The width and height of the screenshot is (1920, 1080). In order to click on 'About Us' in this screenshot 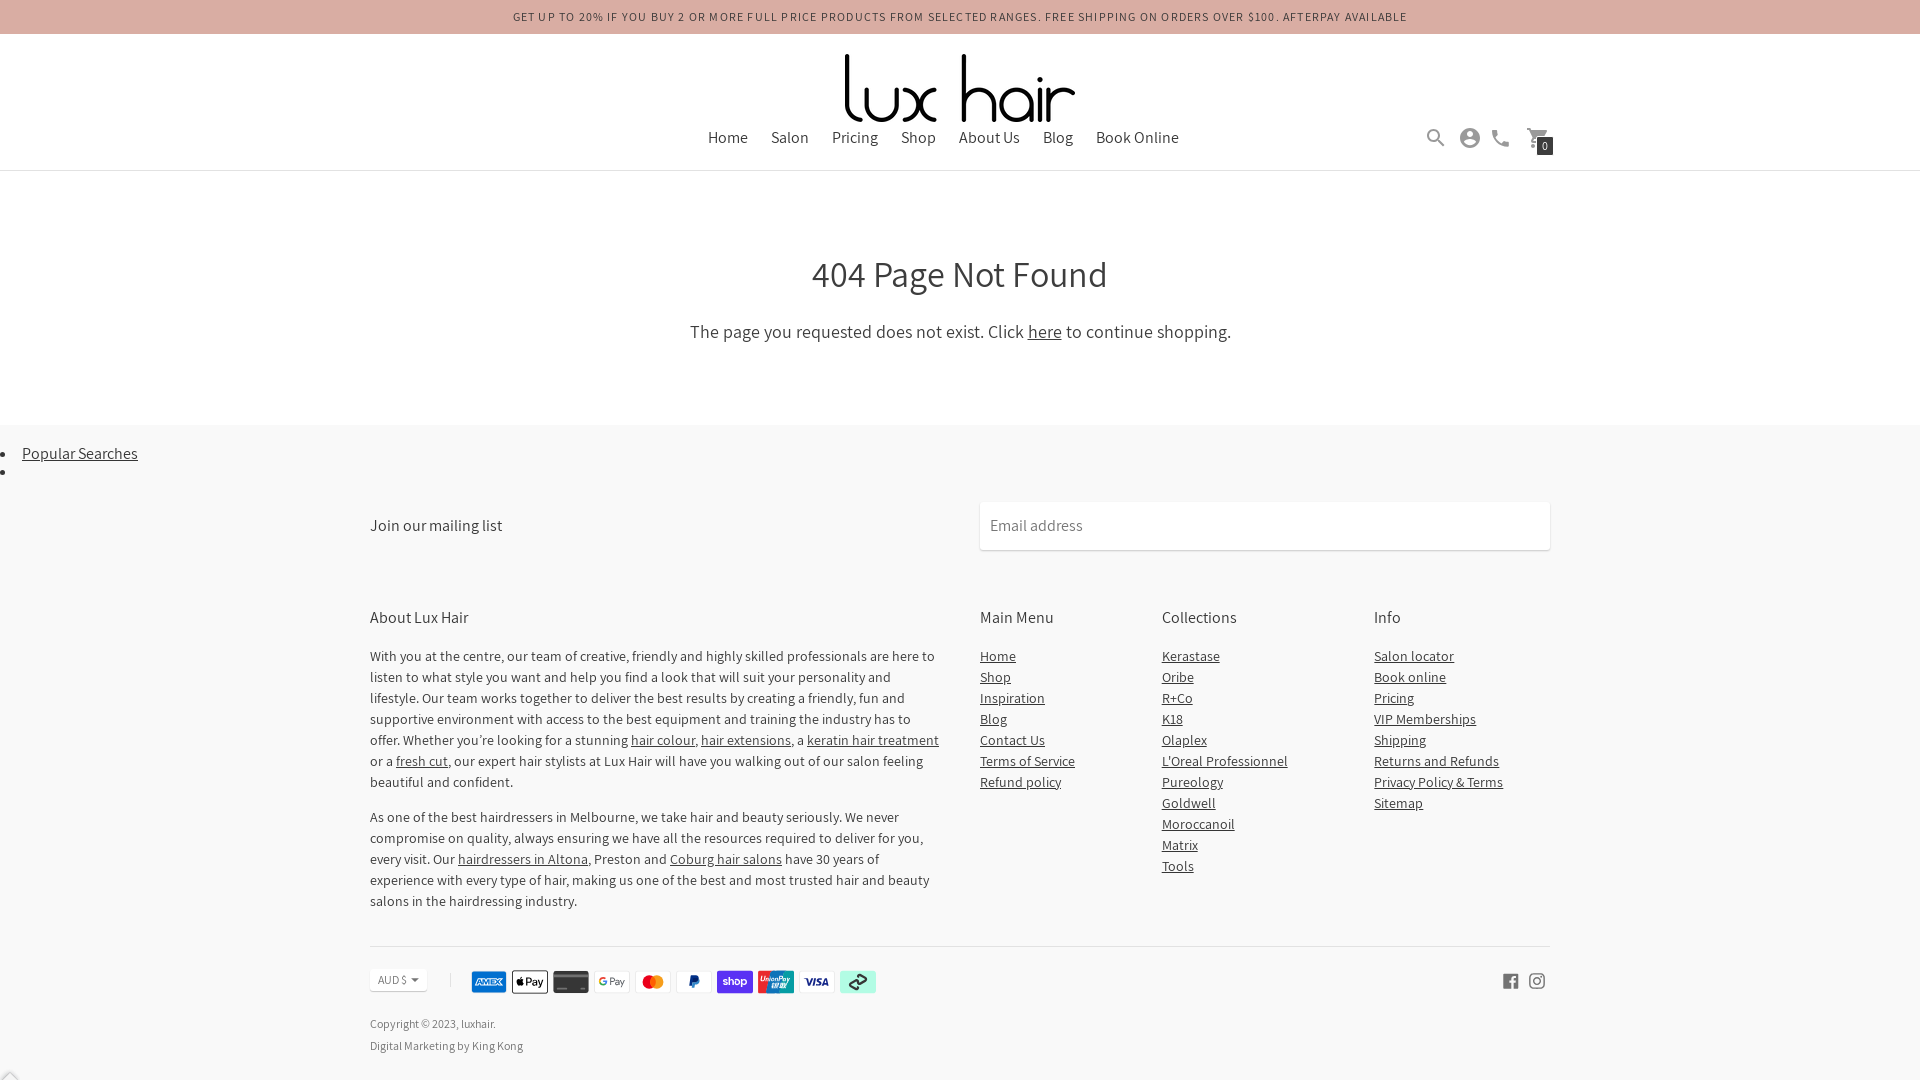, I will do `click(988, 136)`.